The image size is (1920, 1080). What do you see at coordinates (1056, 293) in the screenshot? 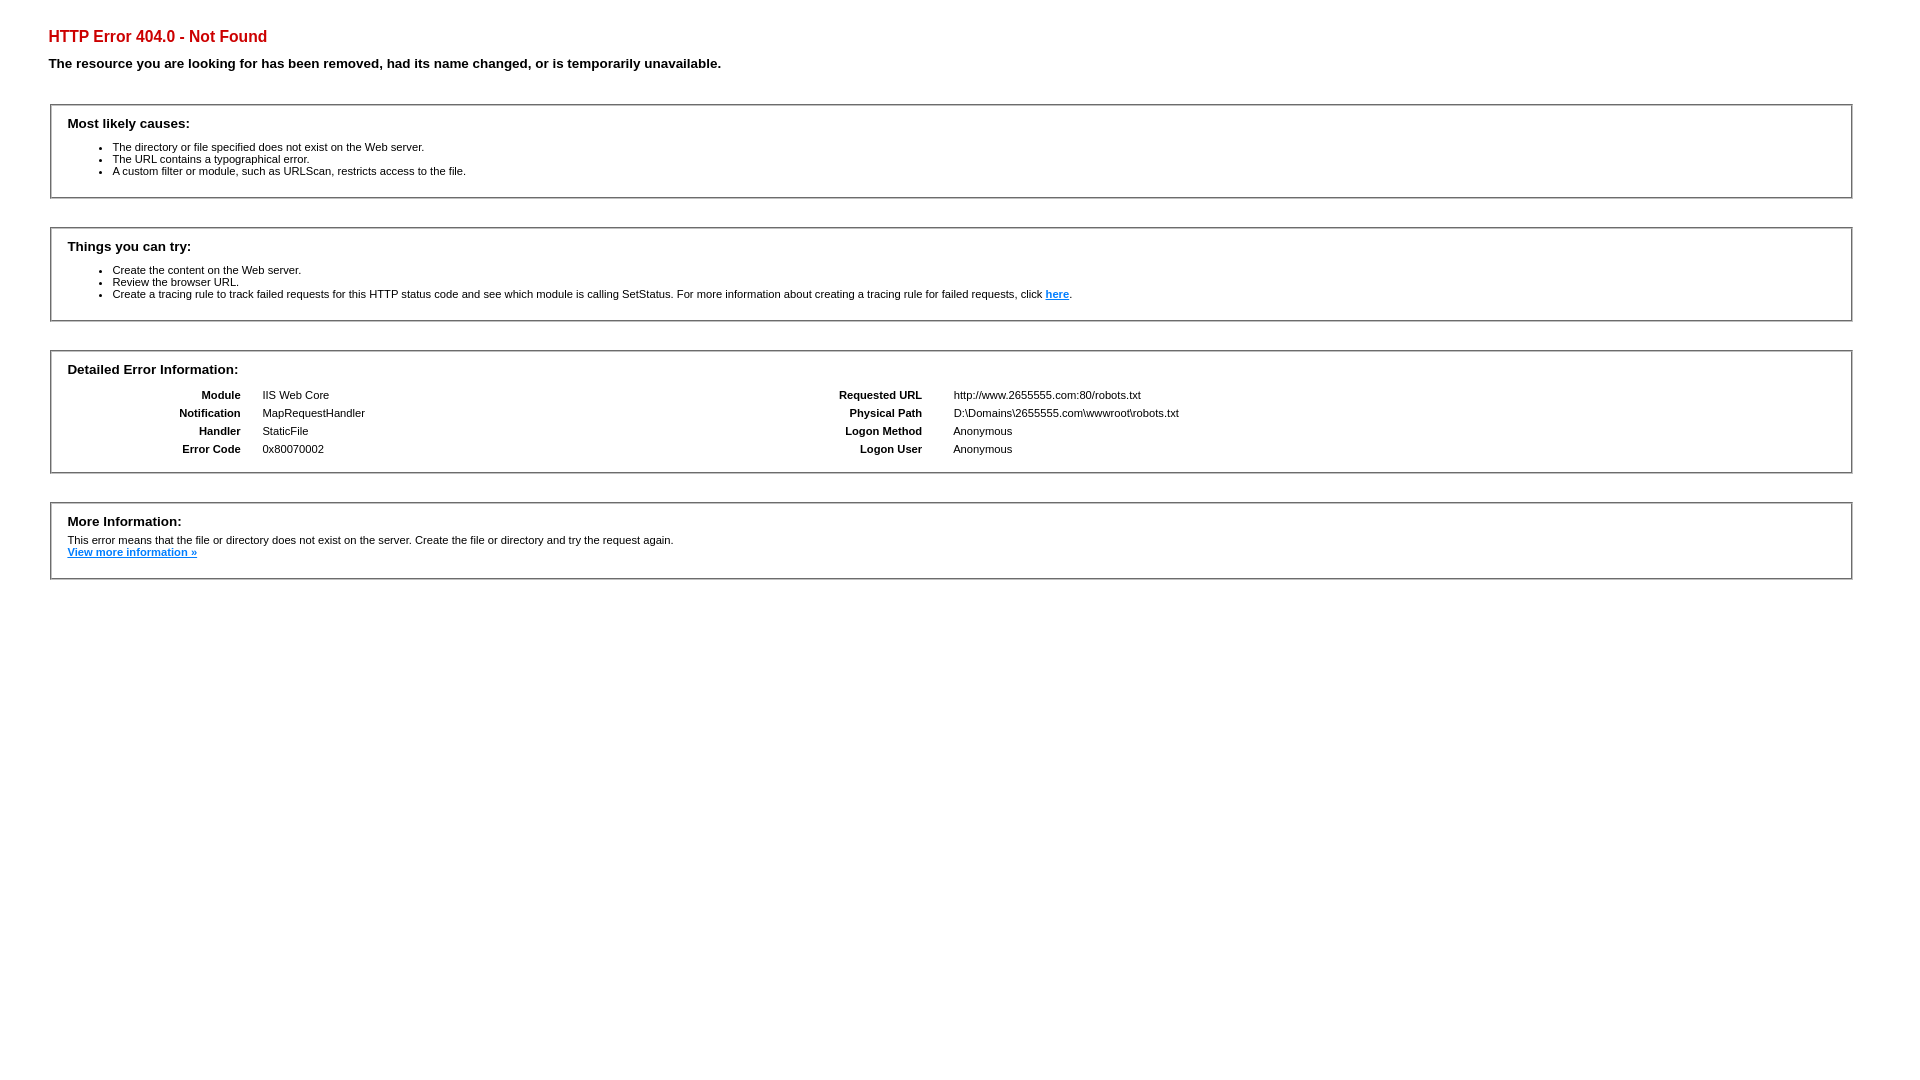
I see `'here'` at bounding box center [1056, 293].